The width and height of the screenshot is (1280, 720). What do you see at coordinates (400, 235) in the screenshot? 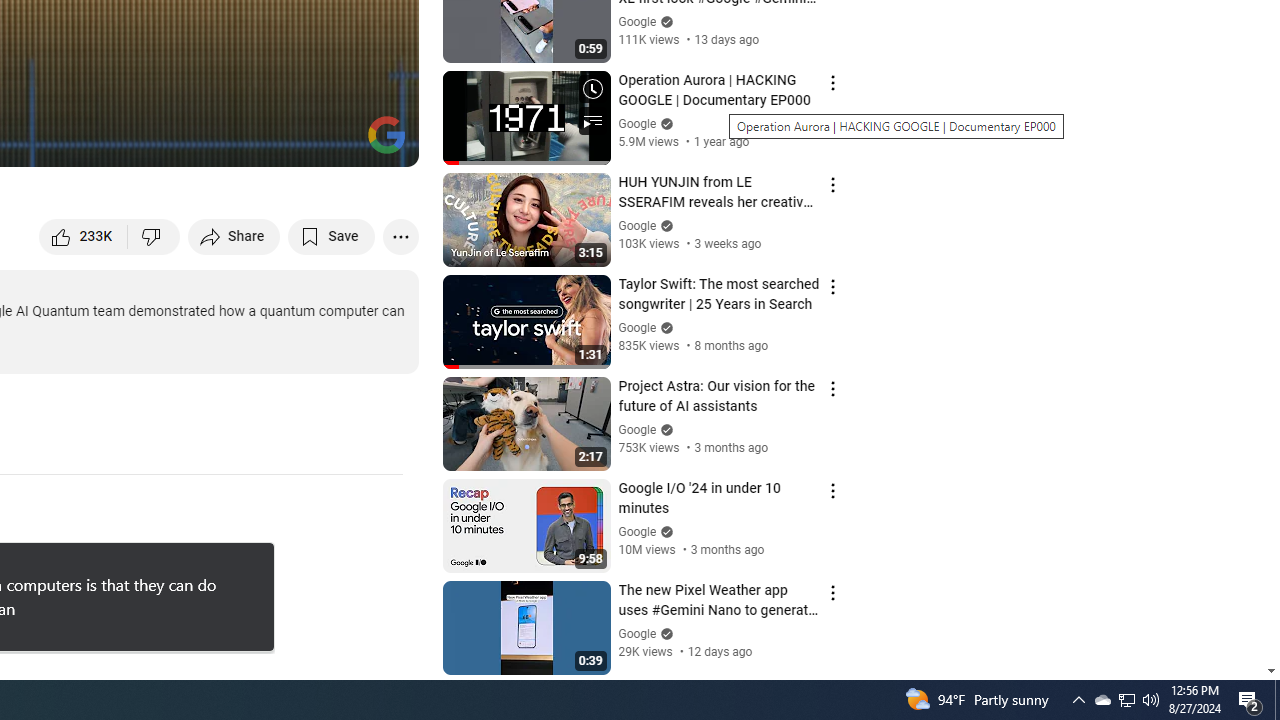
I see `'More actions'` at bounding box center [400, 235].